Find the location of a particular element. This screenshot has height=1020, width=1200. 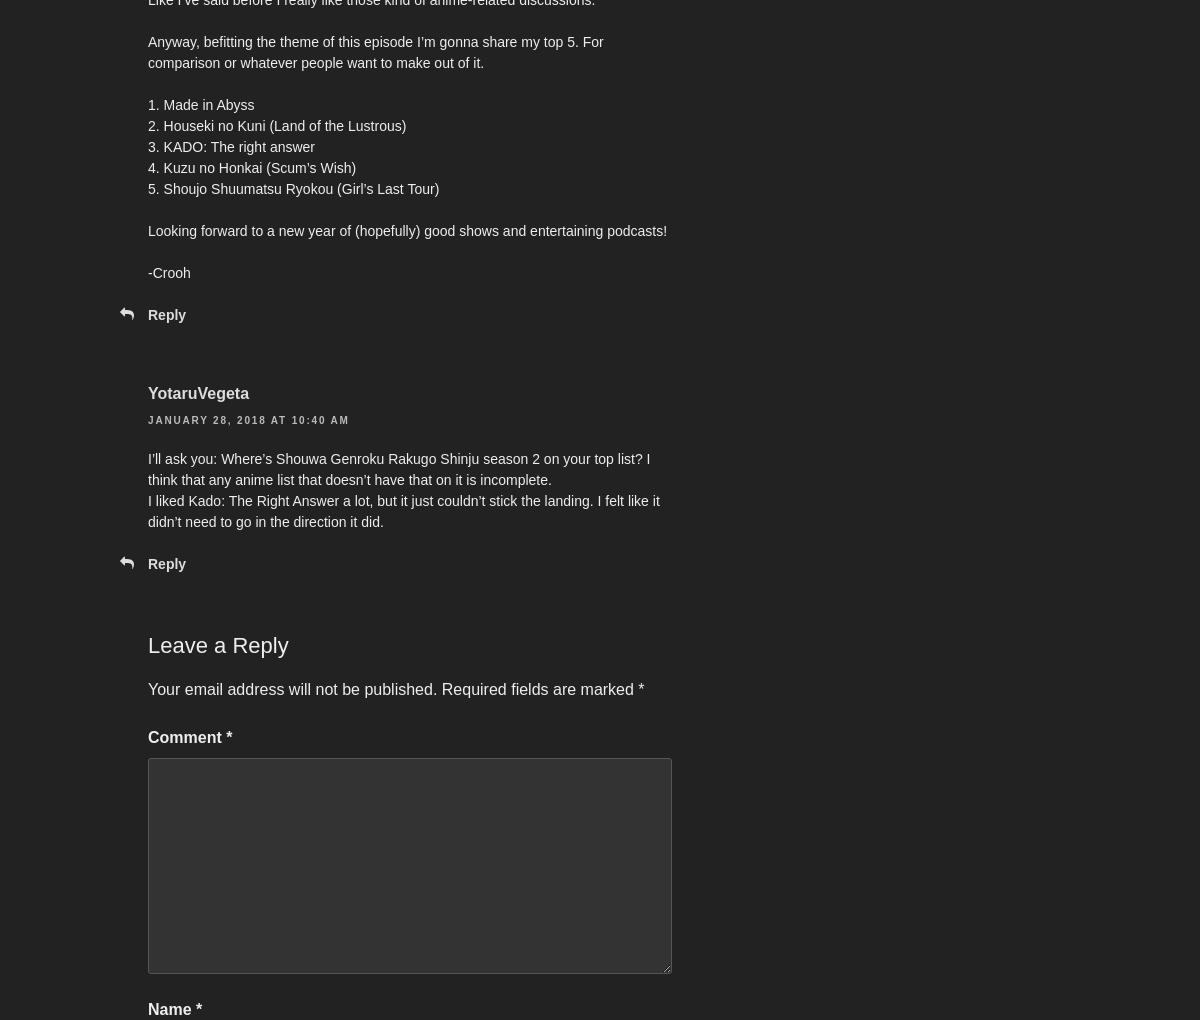

'Your email address will not be published.' is located at coordinates (291, 687).